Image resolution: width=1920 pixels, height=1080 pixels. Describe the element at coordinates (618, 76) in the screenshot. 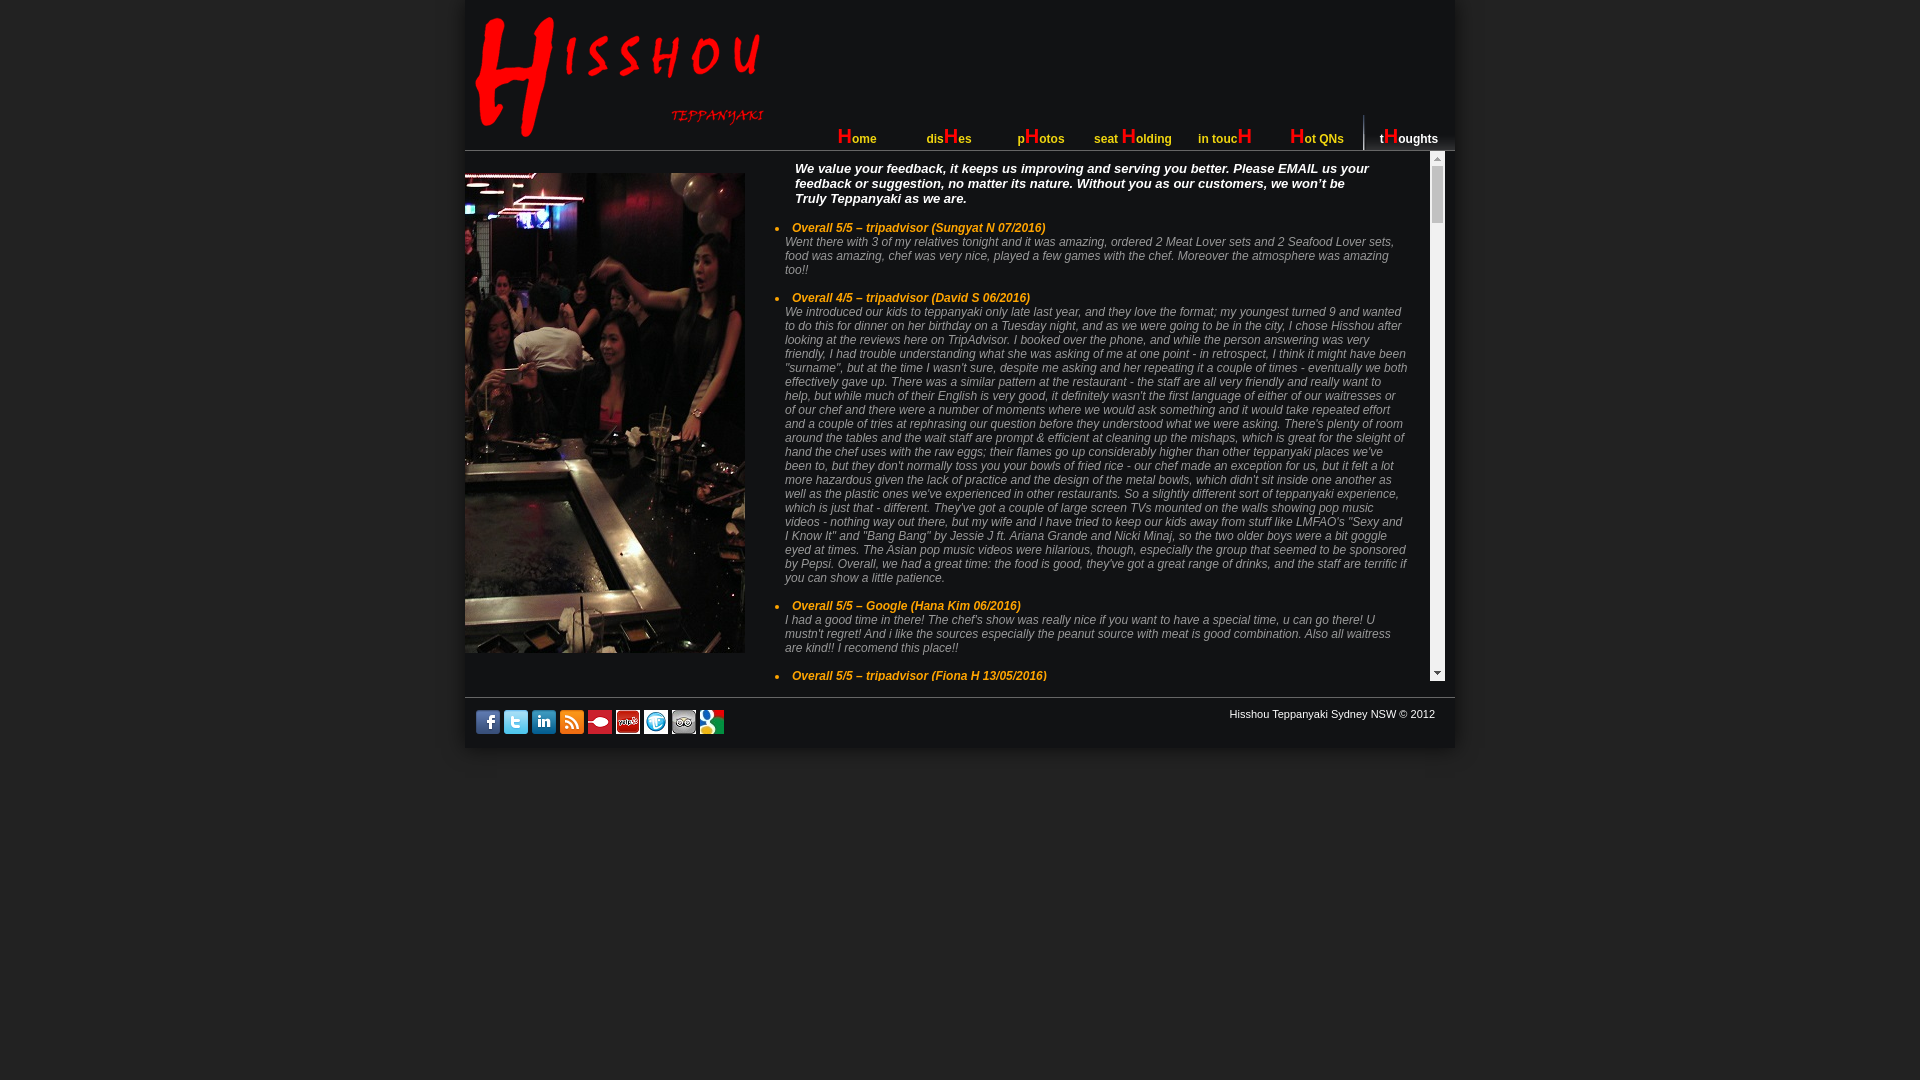

I see `'HISSHOU Teppanyaki'` at that location.